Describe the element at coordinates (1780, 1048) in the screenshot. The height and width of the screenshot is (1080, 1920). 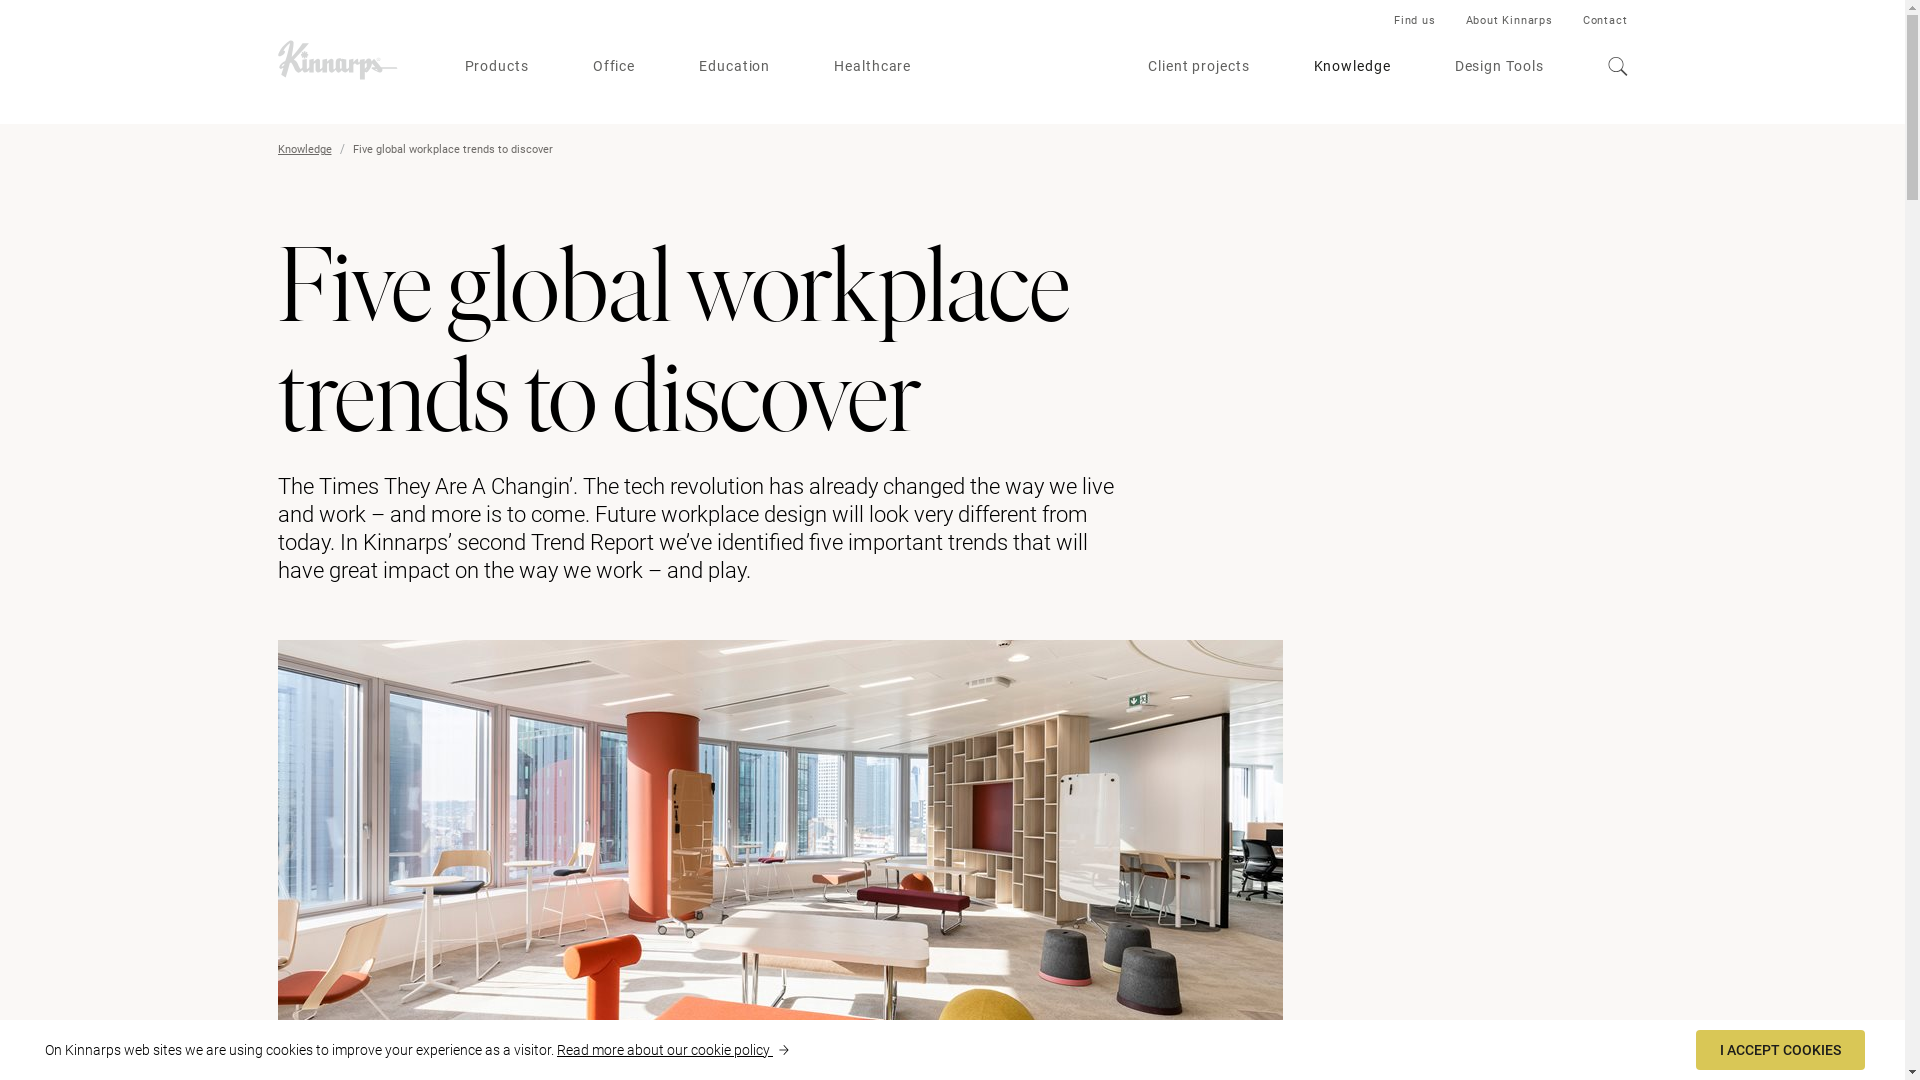
I see `'I ACCEPT COOKIES'` at that location.